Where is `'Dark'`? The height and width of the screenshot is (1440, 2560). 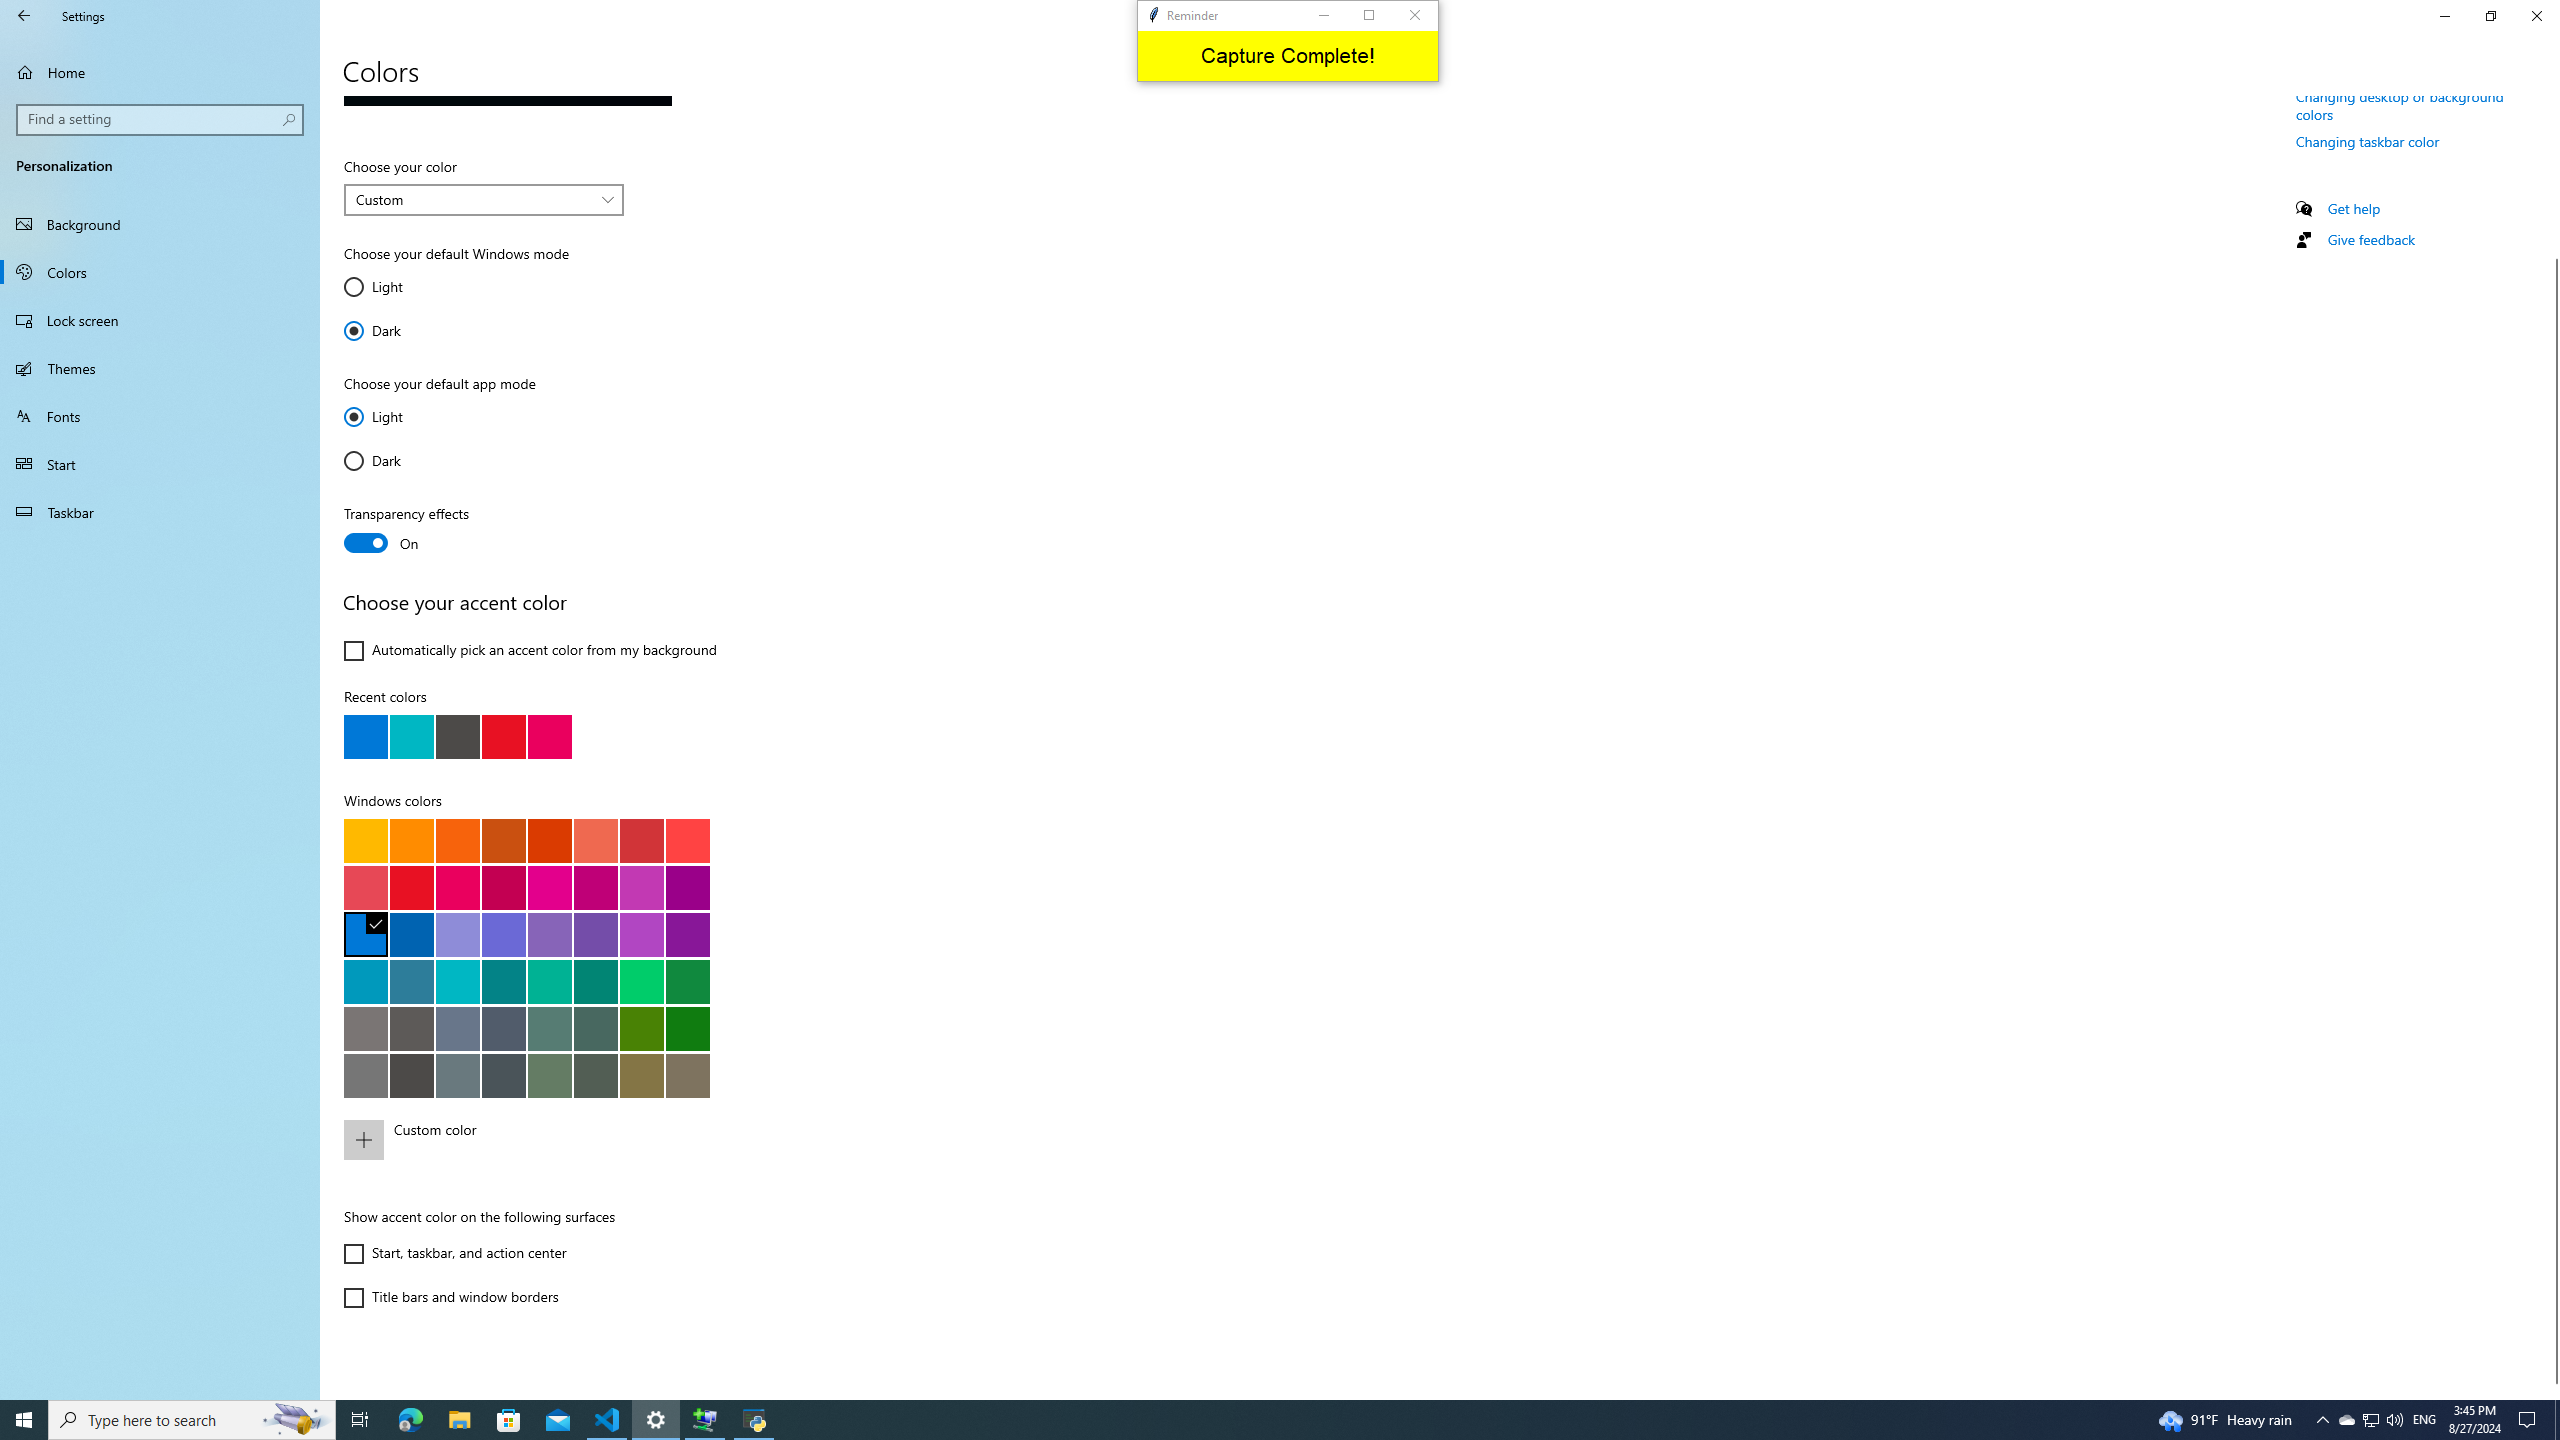
'Dark' is located at coordinates (403, 459).